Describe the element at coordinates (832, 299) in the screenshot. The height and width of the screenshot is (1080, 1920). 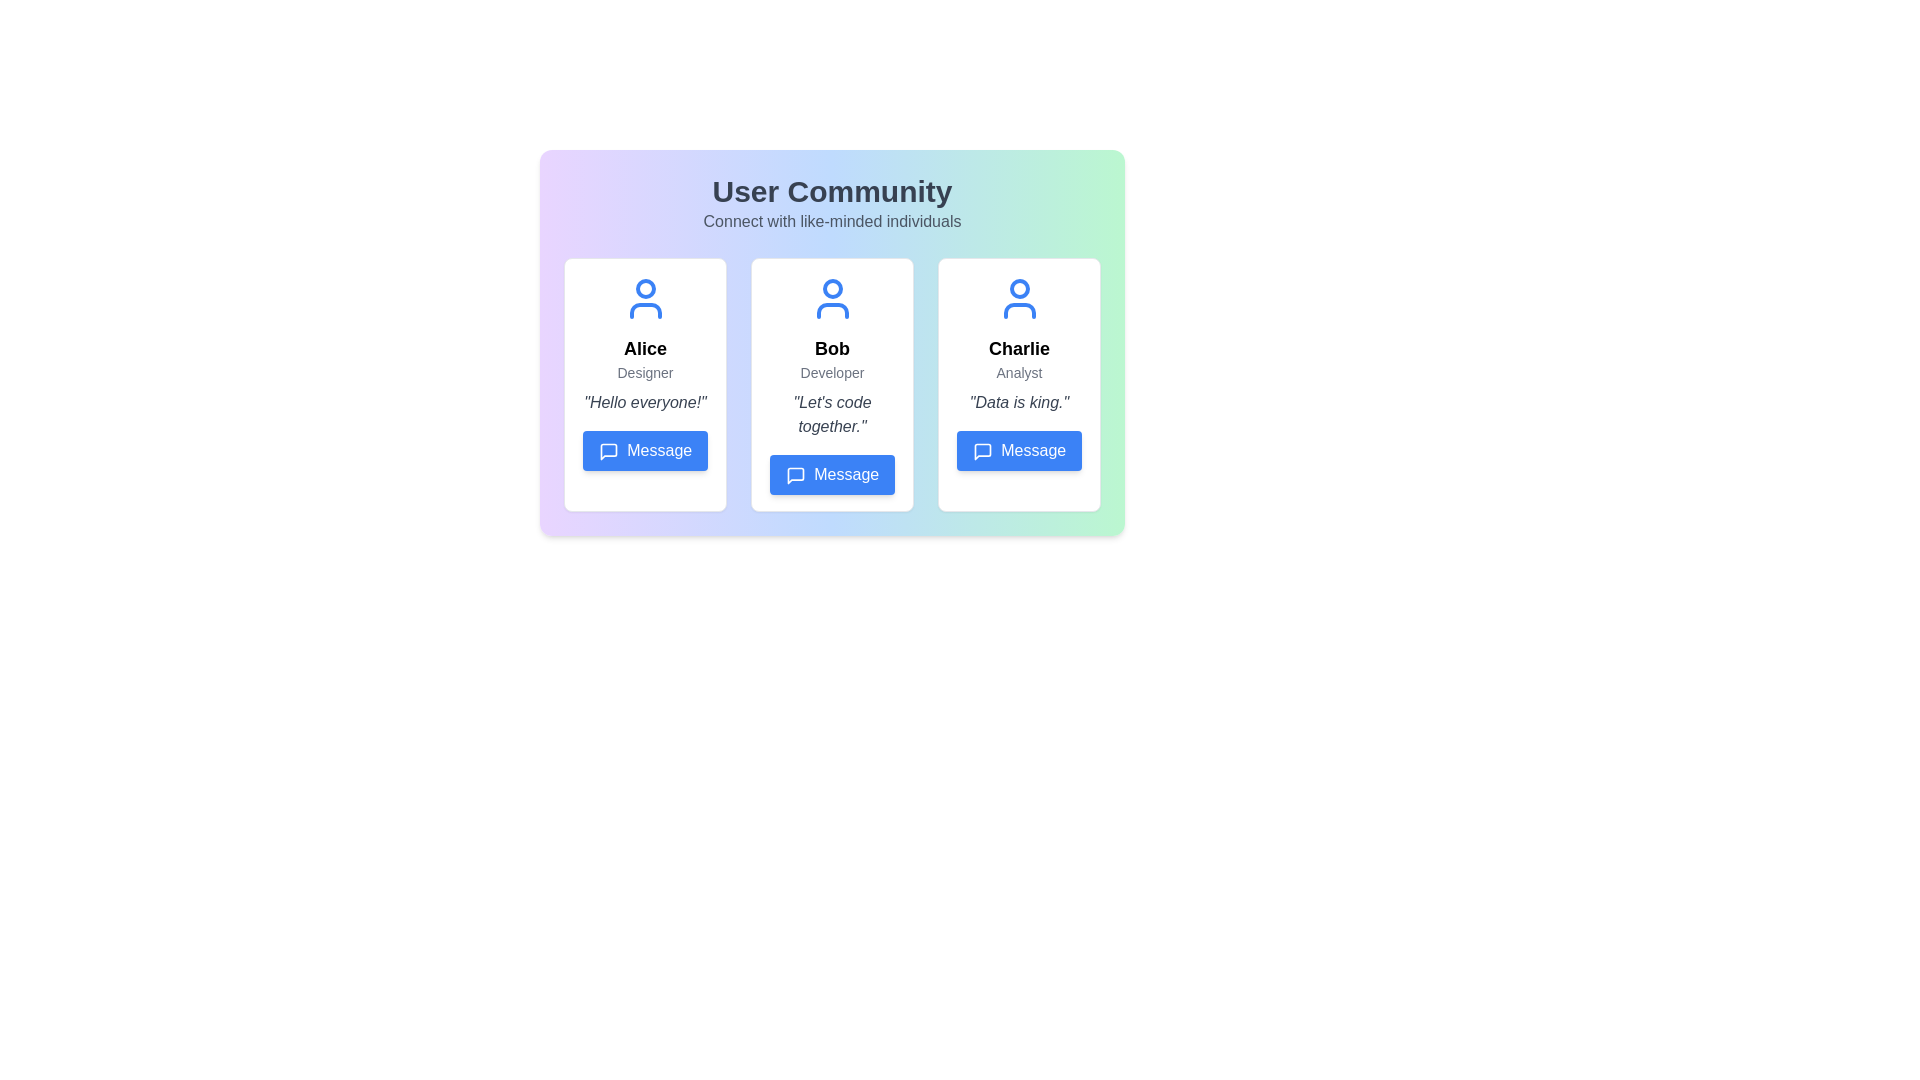
I see `the circular user icon styled in light blue, located above the text 'Bob' and 'Developer', which serves as the header for the content` at that location.